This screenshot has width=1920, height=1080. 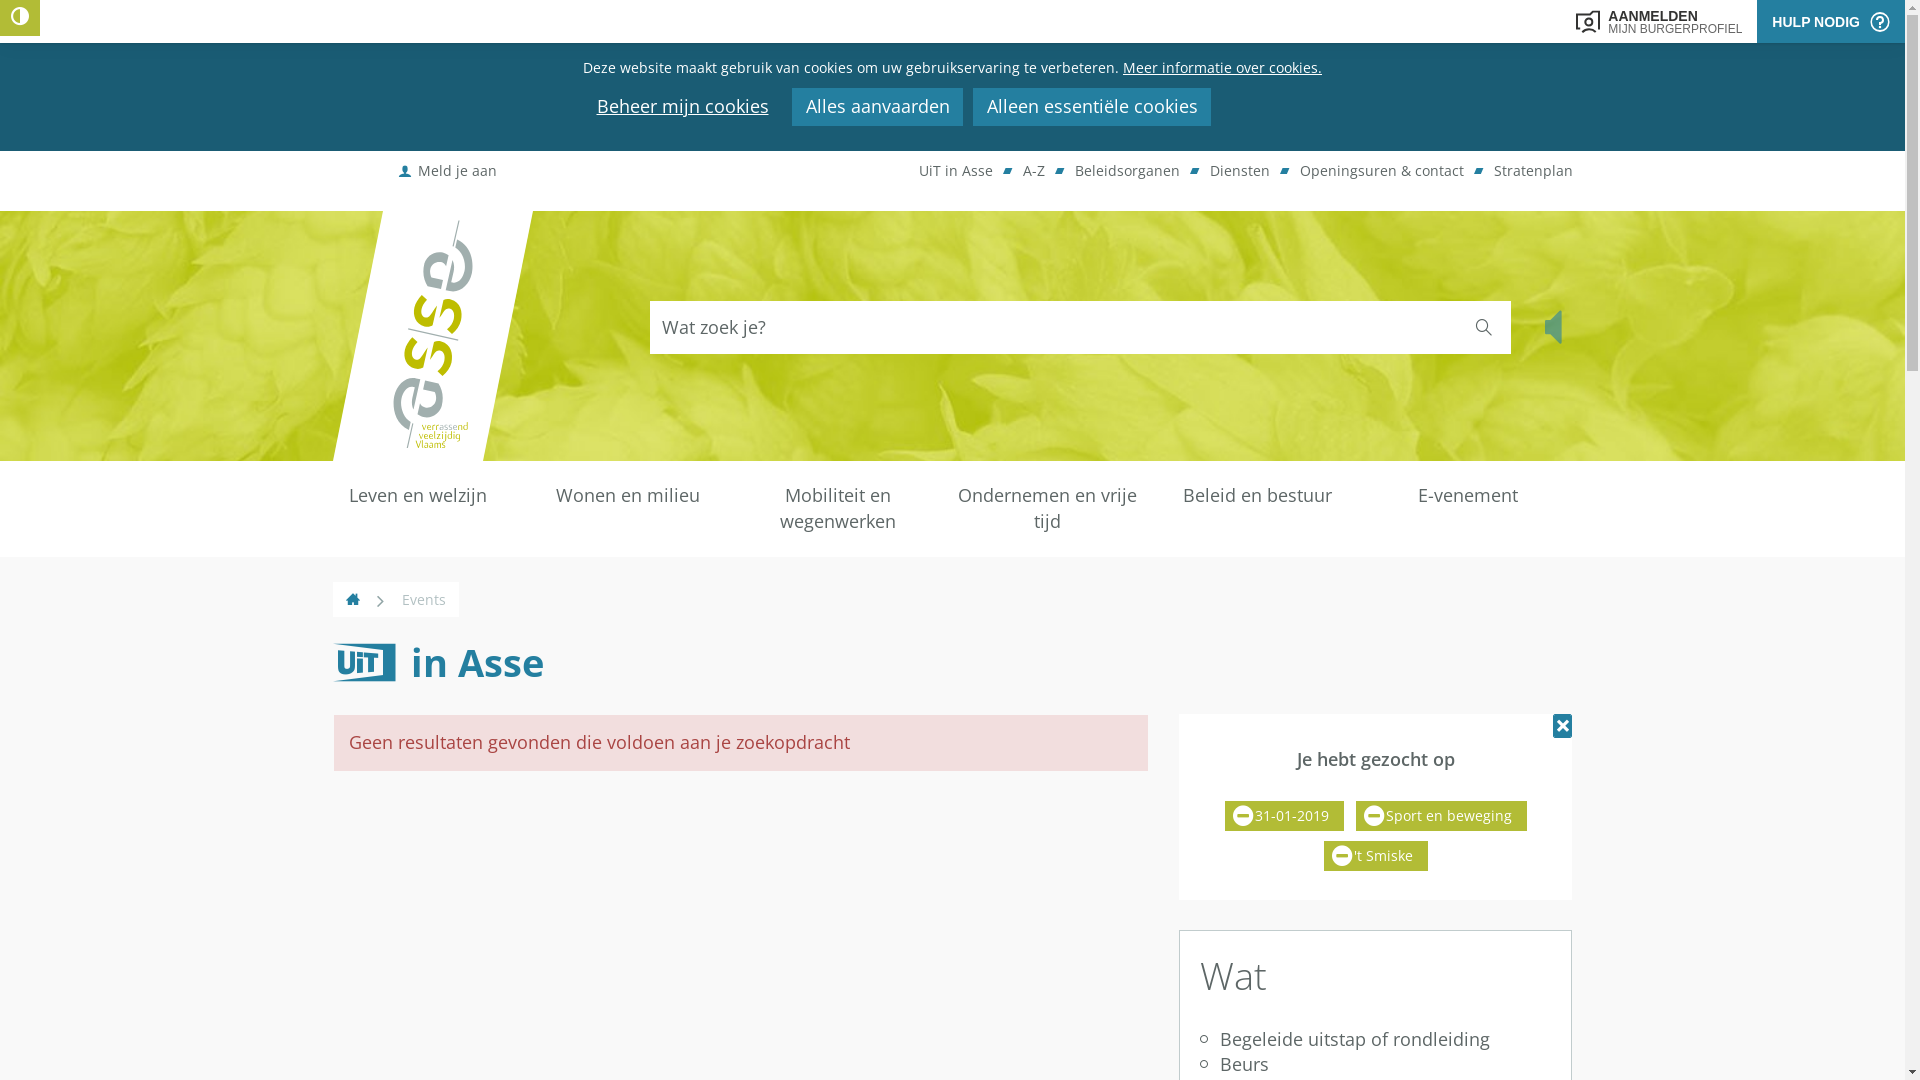 What do you see at coordinates (1284, 816) in the screenshot?
I see `'31-01-2019'` at bounding box center [1284, 816].